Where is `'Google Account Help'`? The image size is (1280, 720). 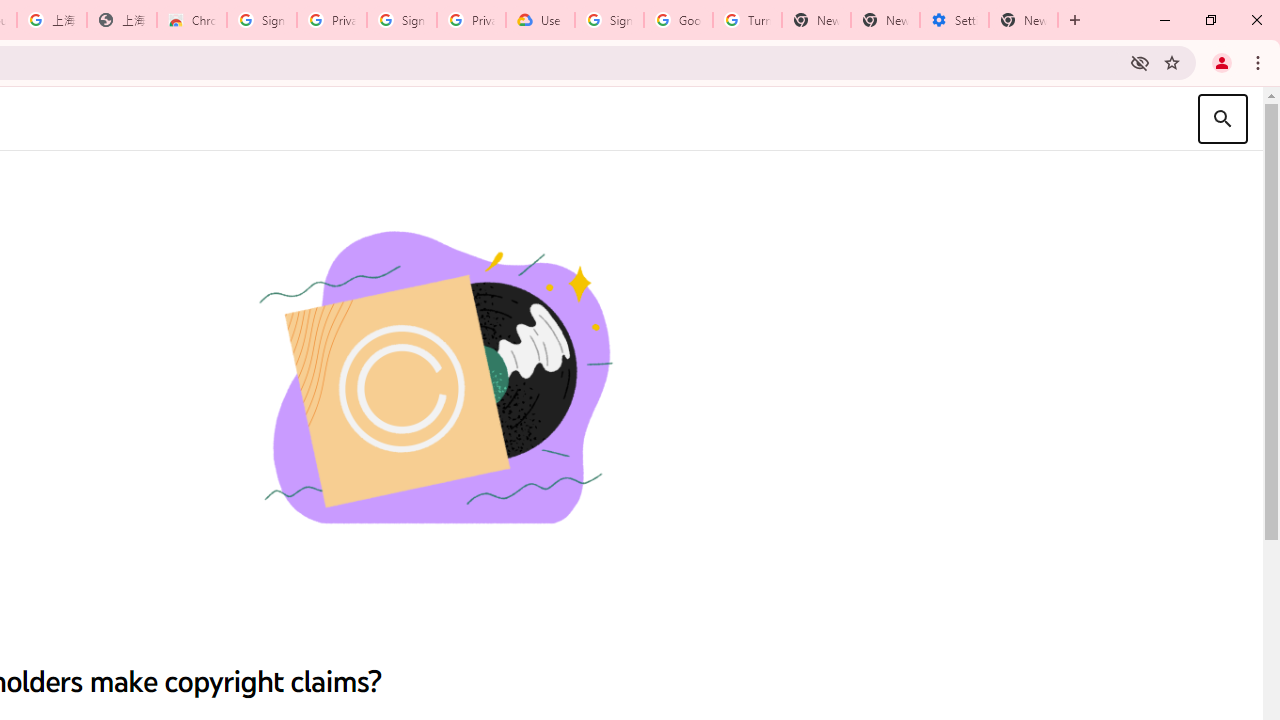 'Google Account Help' is located at coordinates (678, 20).